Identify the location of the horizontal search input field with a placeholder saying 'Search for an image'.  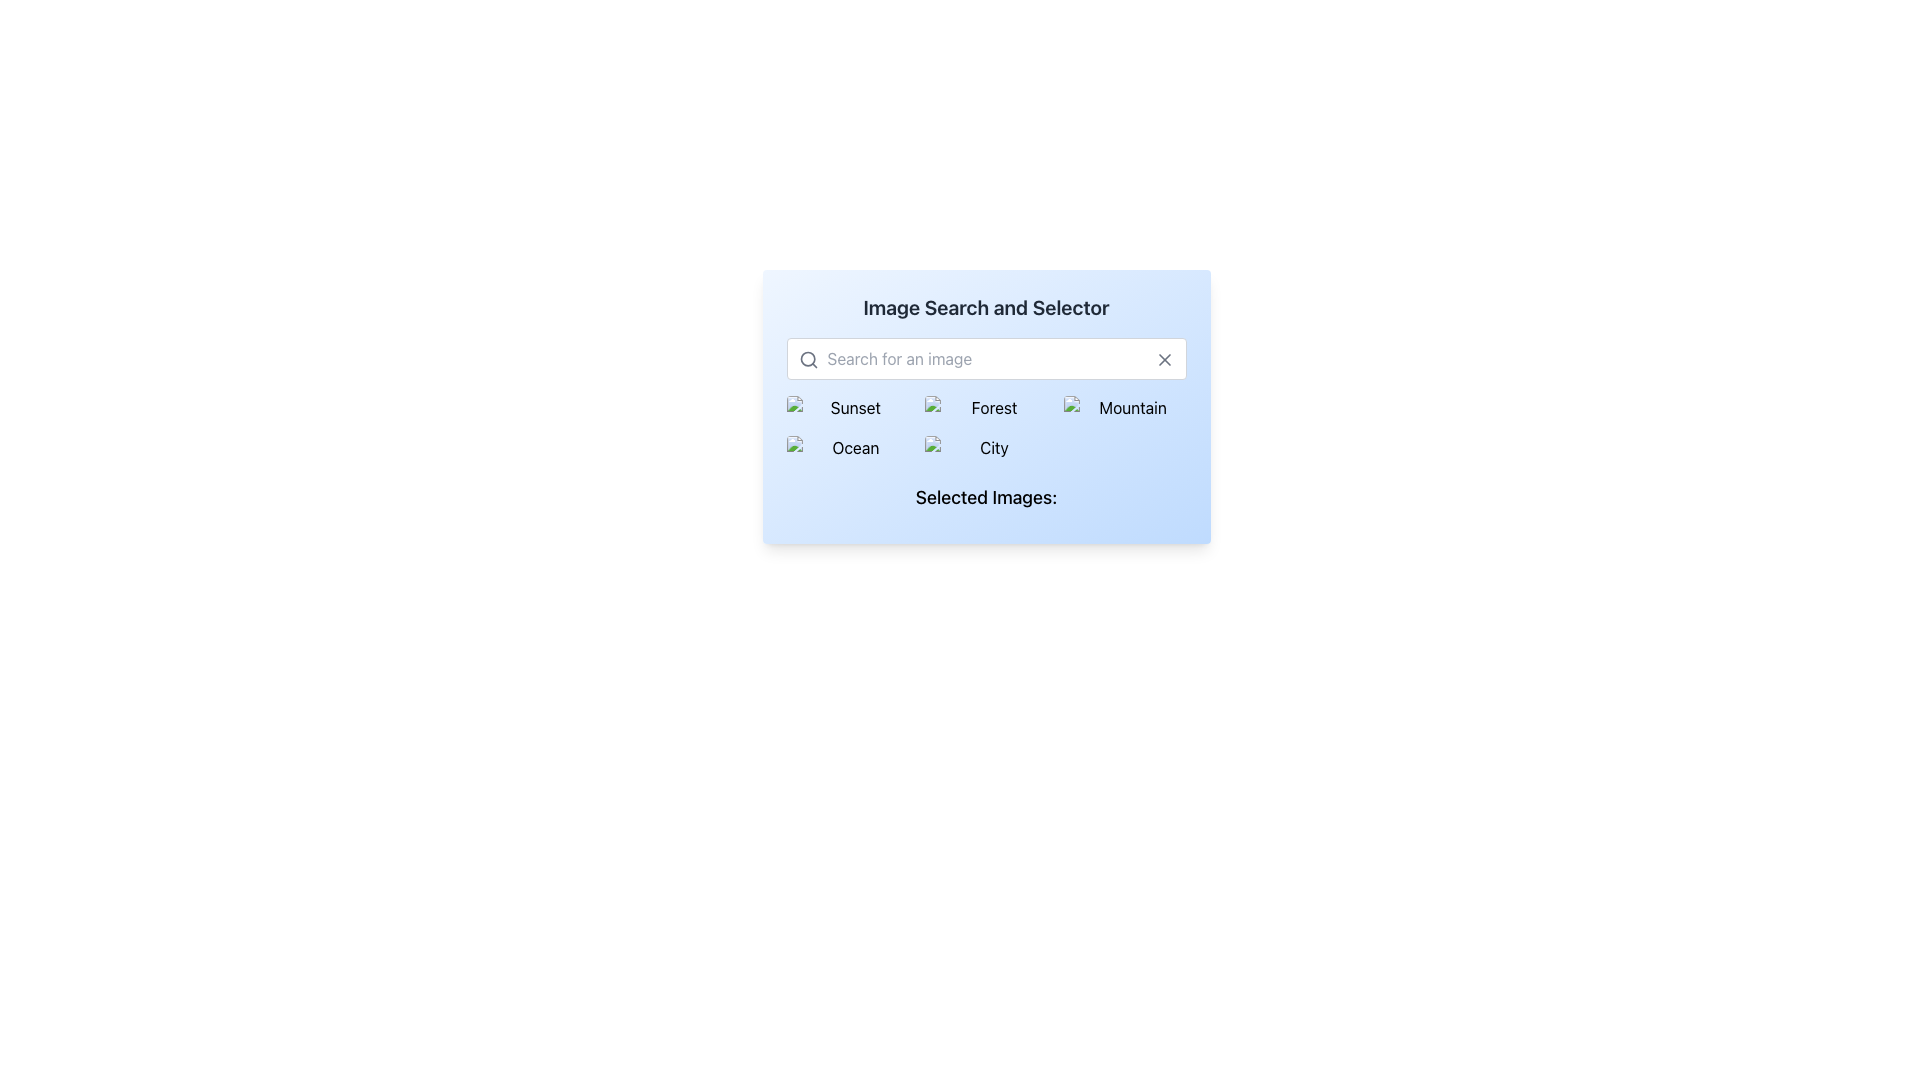
(986, 357).